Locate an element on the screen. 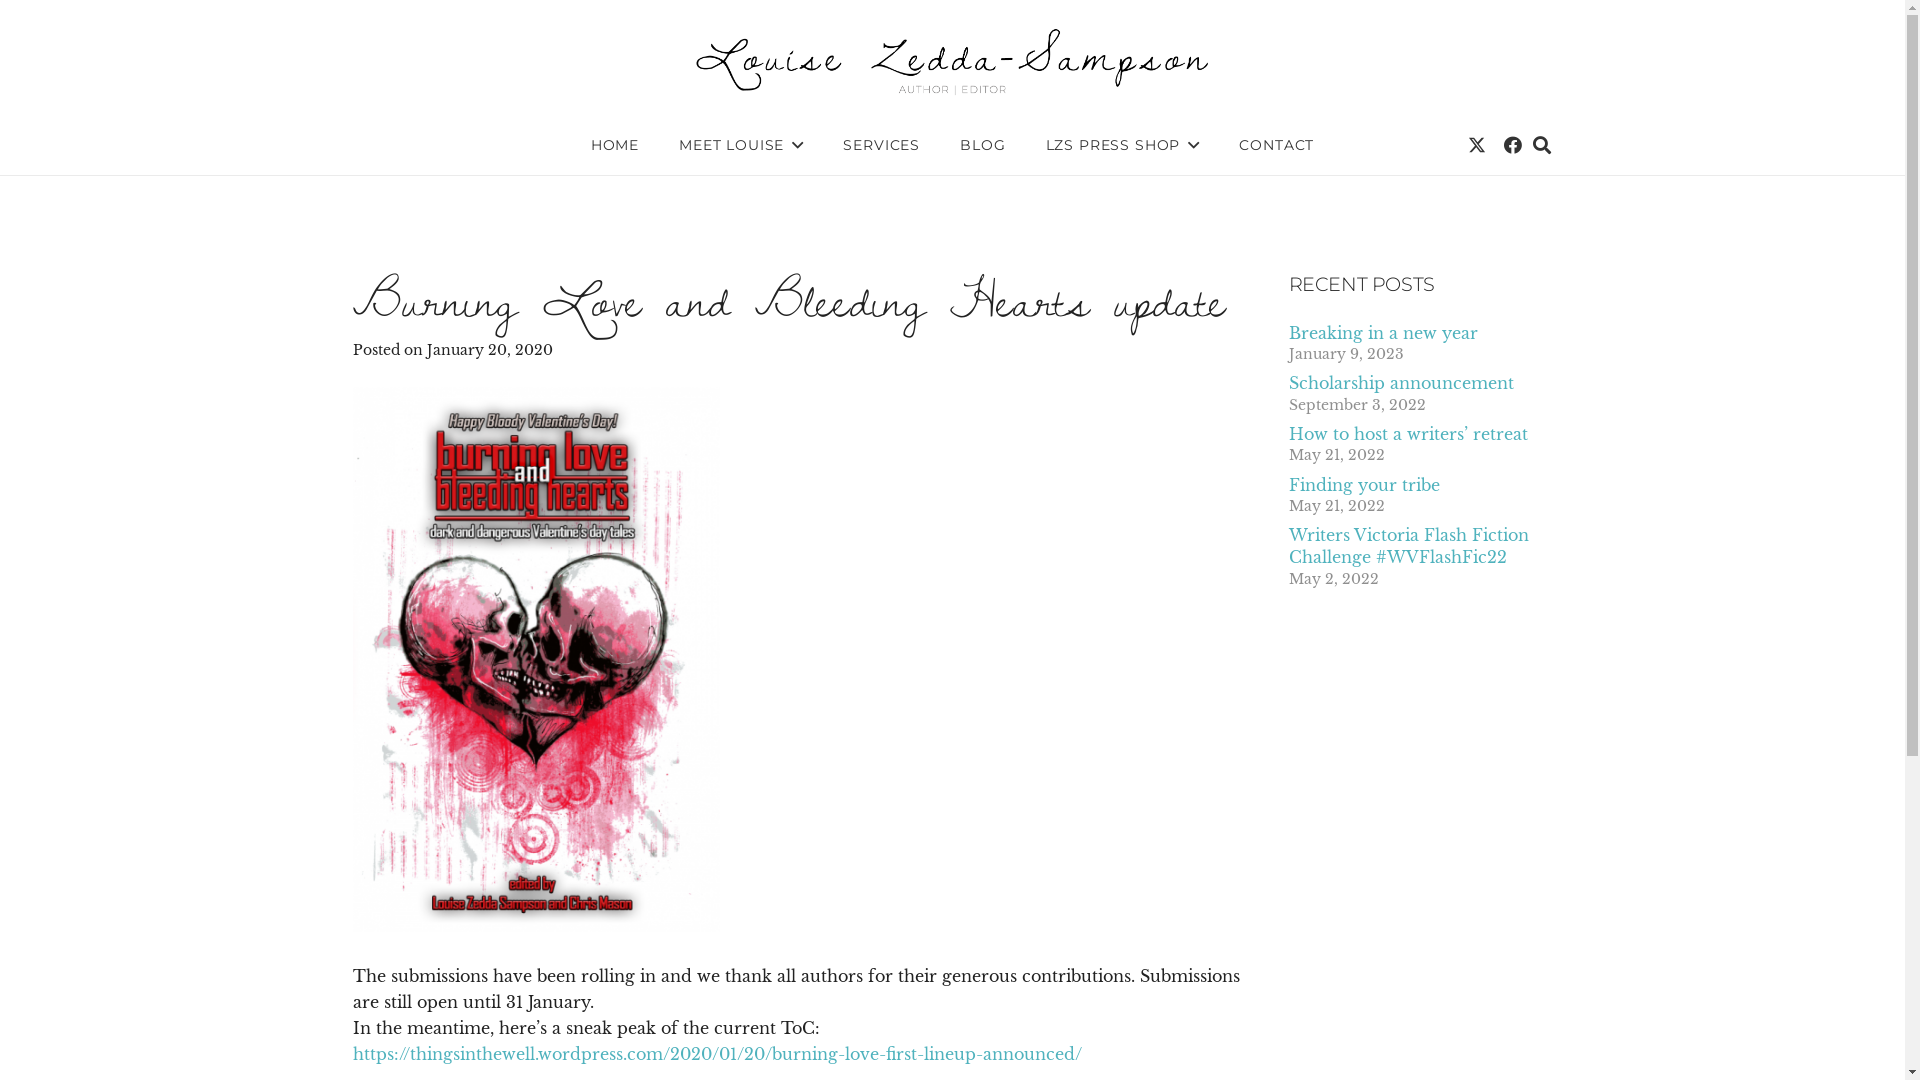  'Writers Victoria Flash Fiction Challenge #WVFlashFic22' is located at coordinates (1406, 546).